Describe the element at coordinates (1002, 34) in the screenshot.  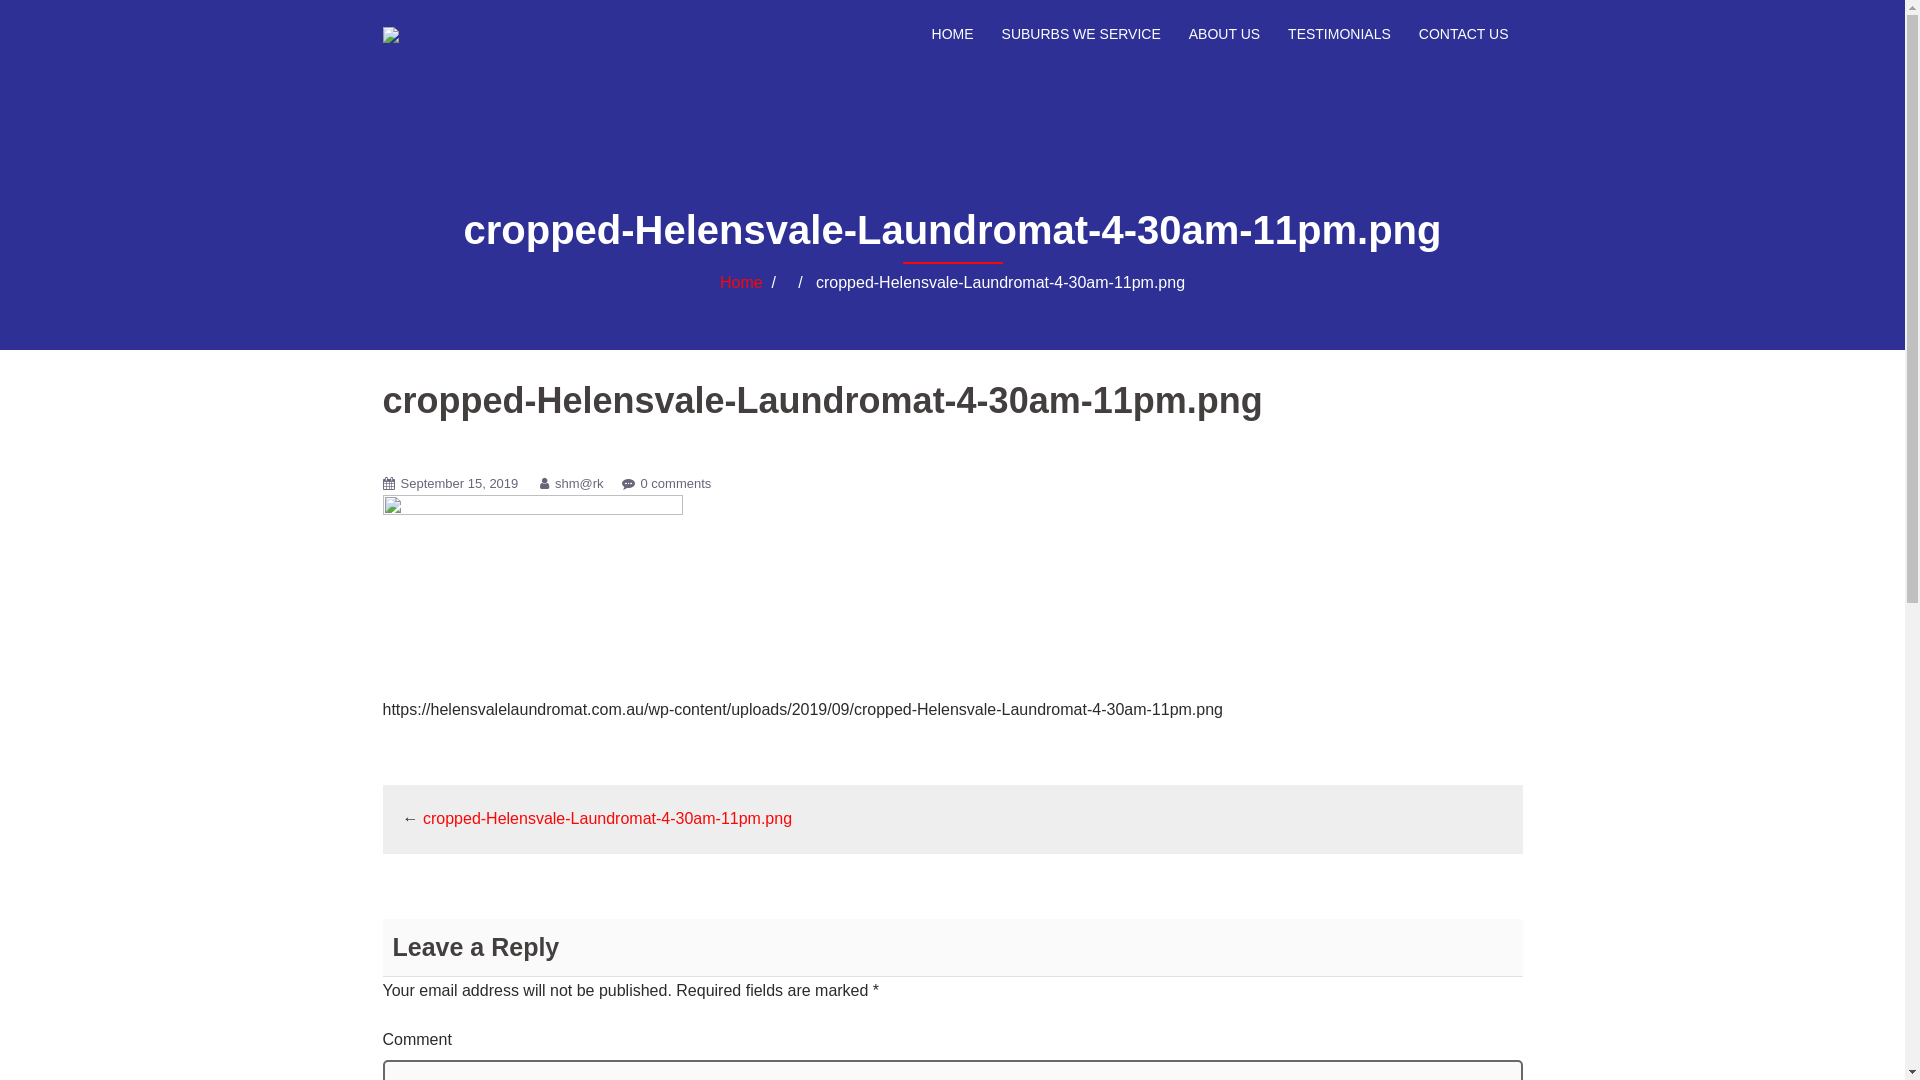
I see `'SUBURBS WE SERVICE'` at that location.